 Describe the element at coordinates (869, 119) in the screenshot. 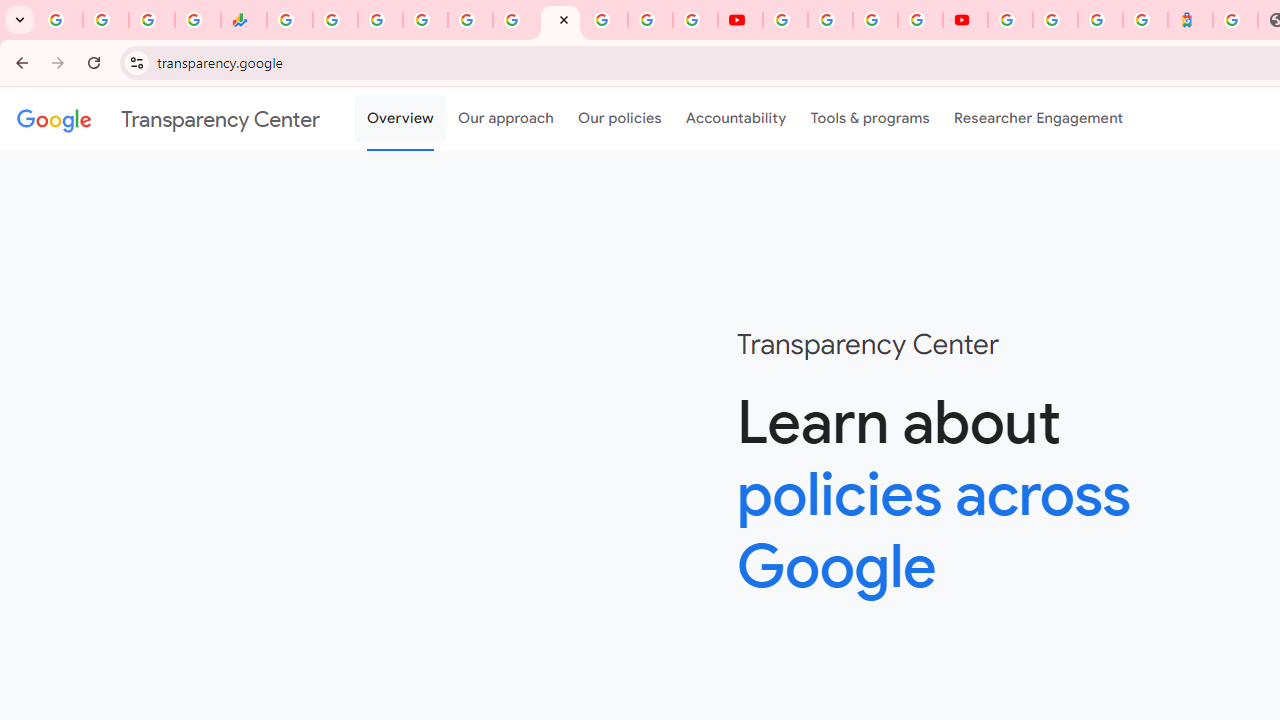

I see `'Tools & programs'` at that location.